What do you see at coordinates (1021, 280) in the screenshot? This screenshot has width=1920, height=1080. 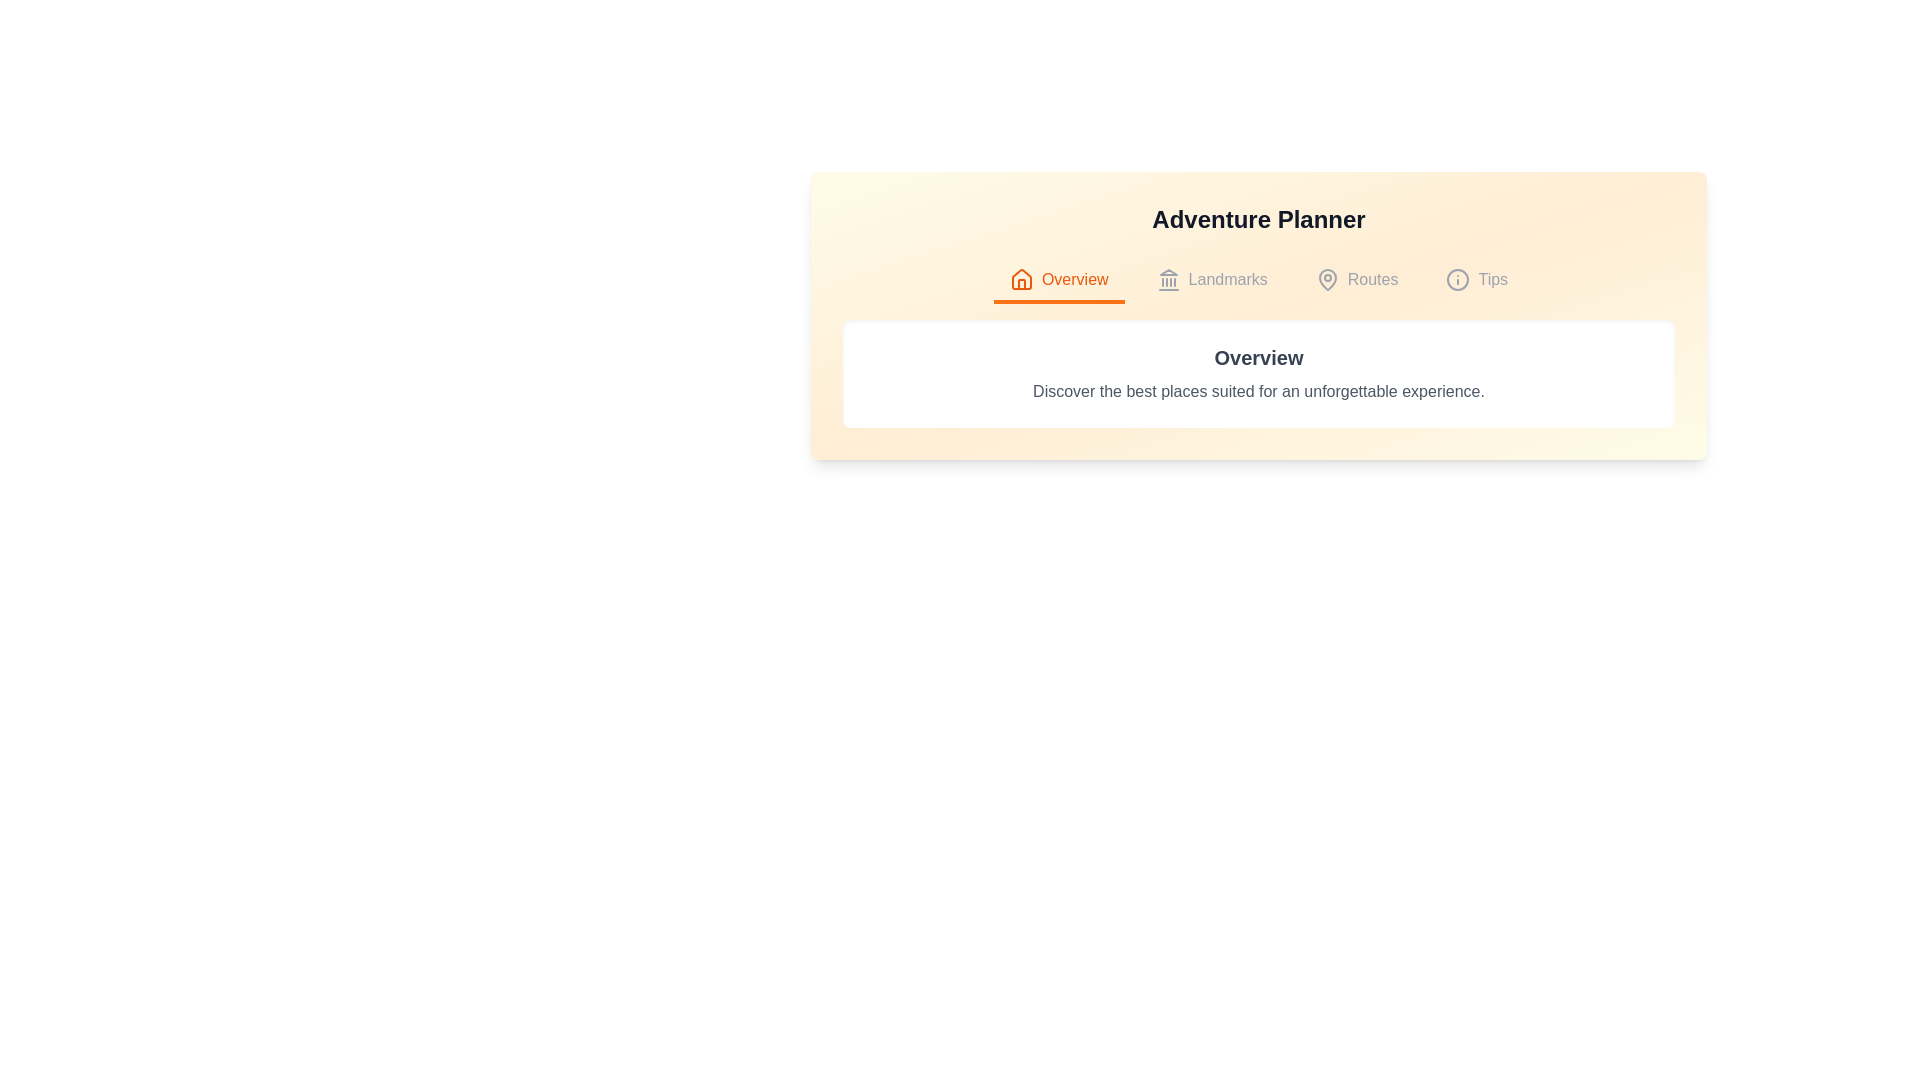 I see `the icon associated with the Overview tab` at bounding box center [1021, 280].